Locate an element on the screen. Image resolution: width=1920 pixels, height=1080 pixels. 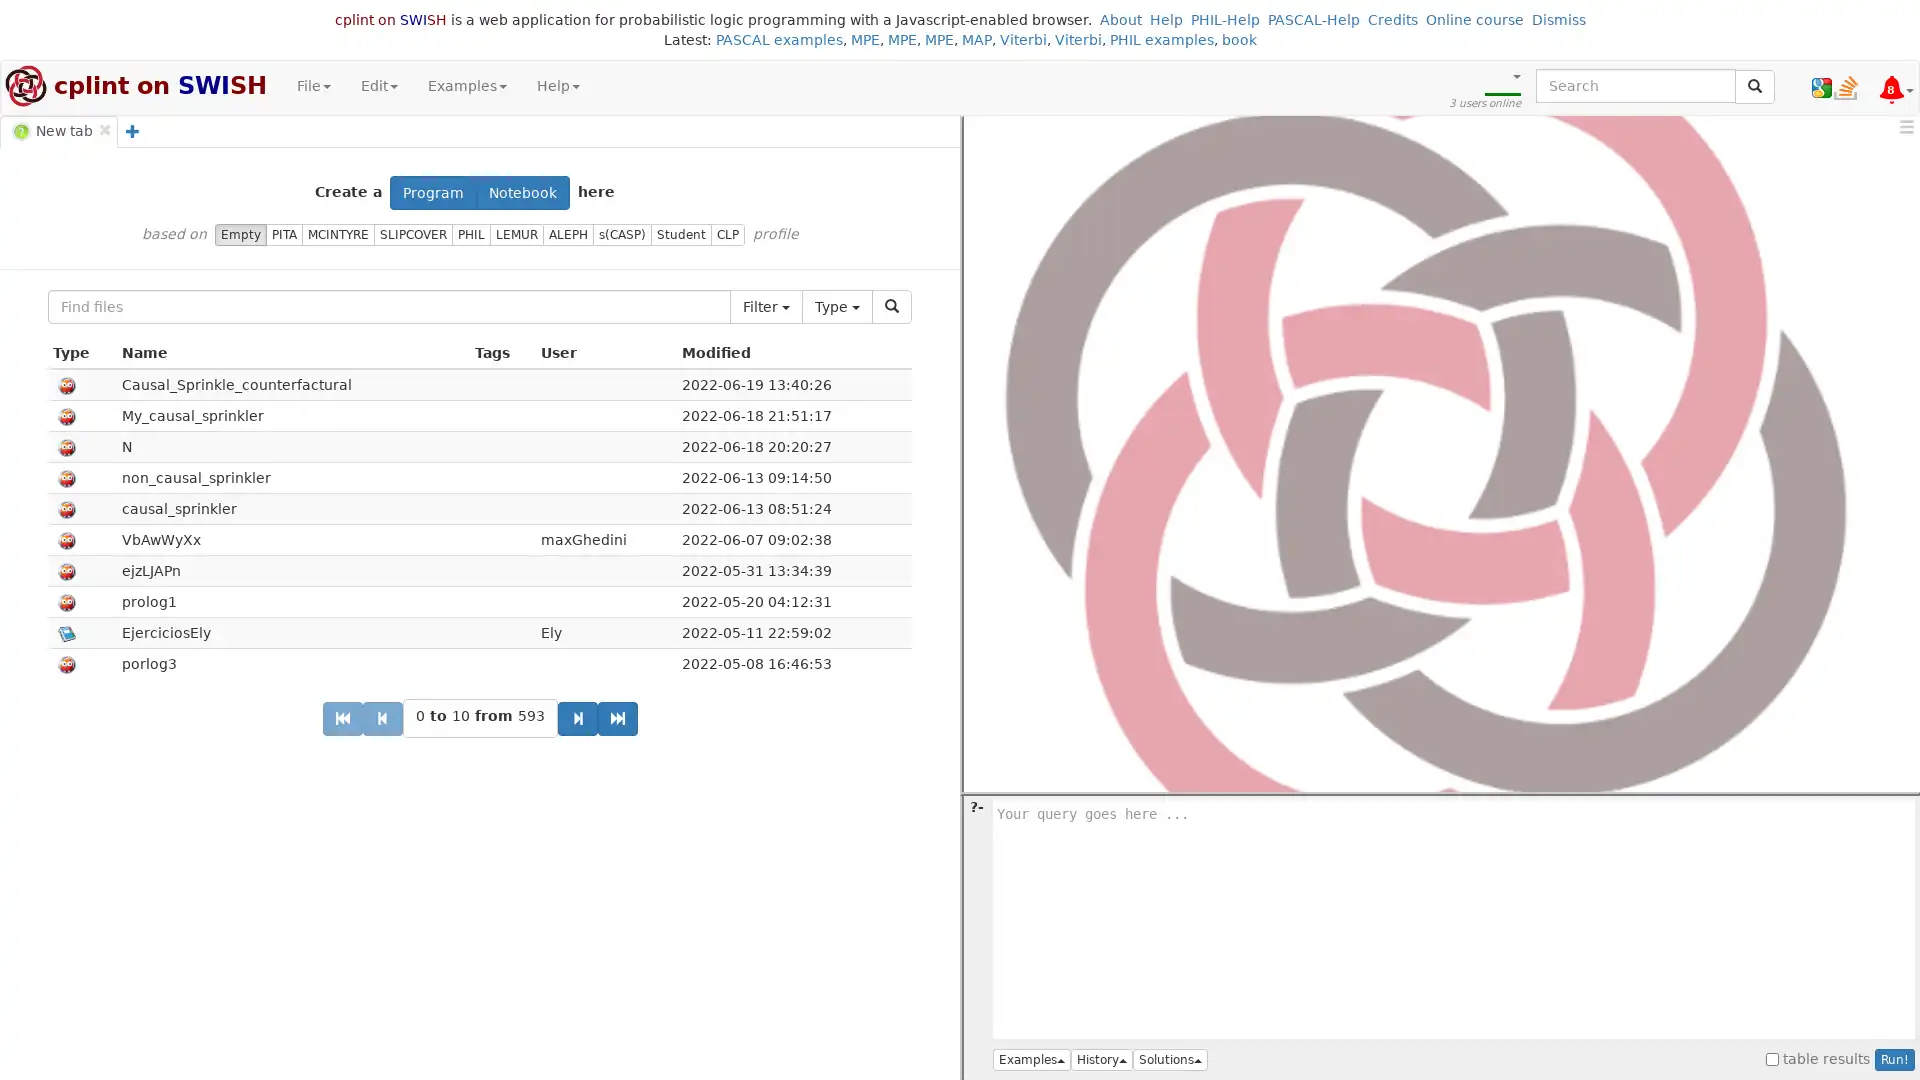
Solutions is located at coordinates (1170, 1059).